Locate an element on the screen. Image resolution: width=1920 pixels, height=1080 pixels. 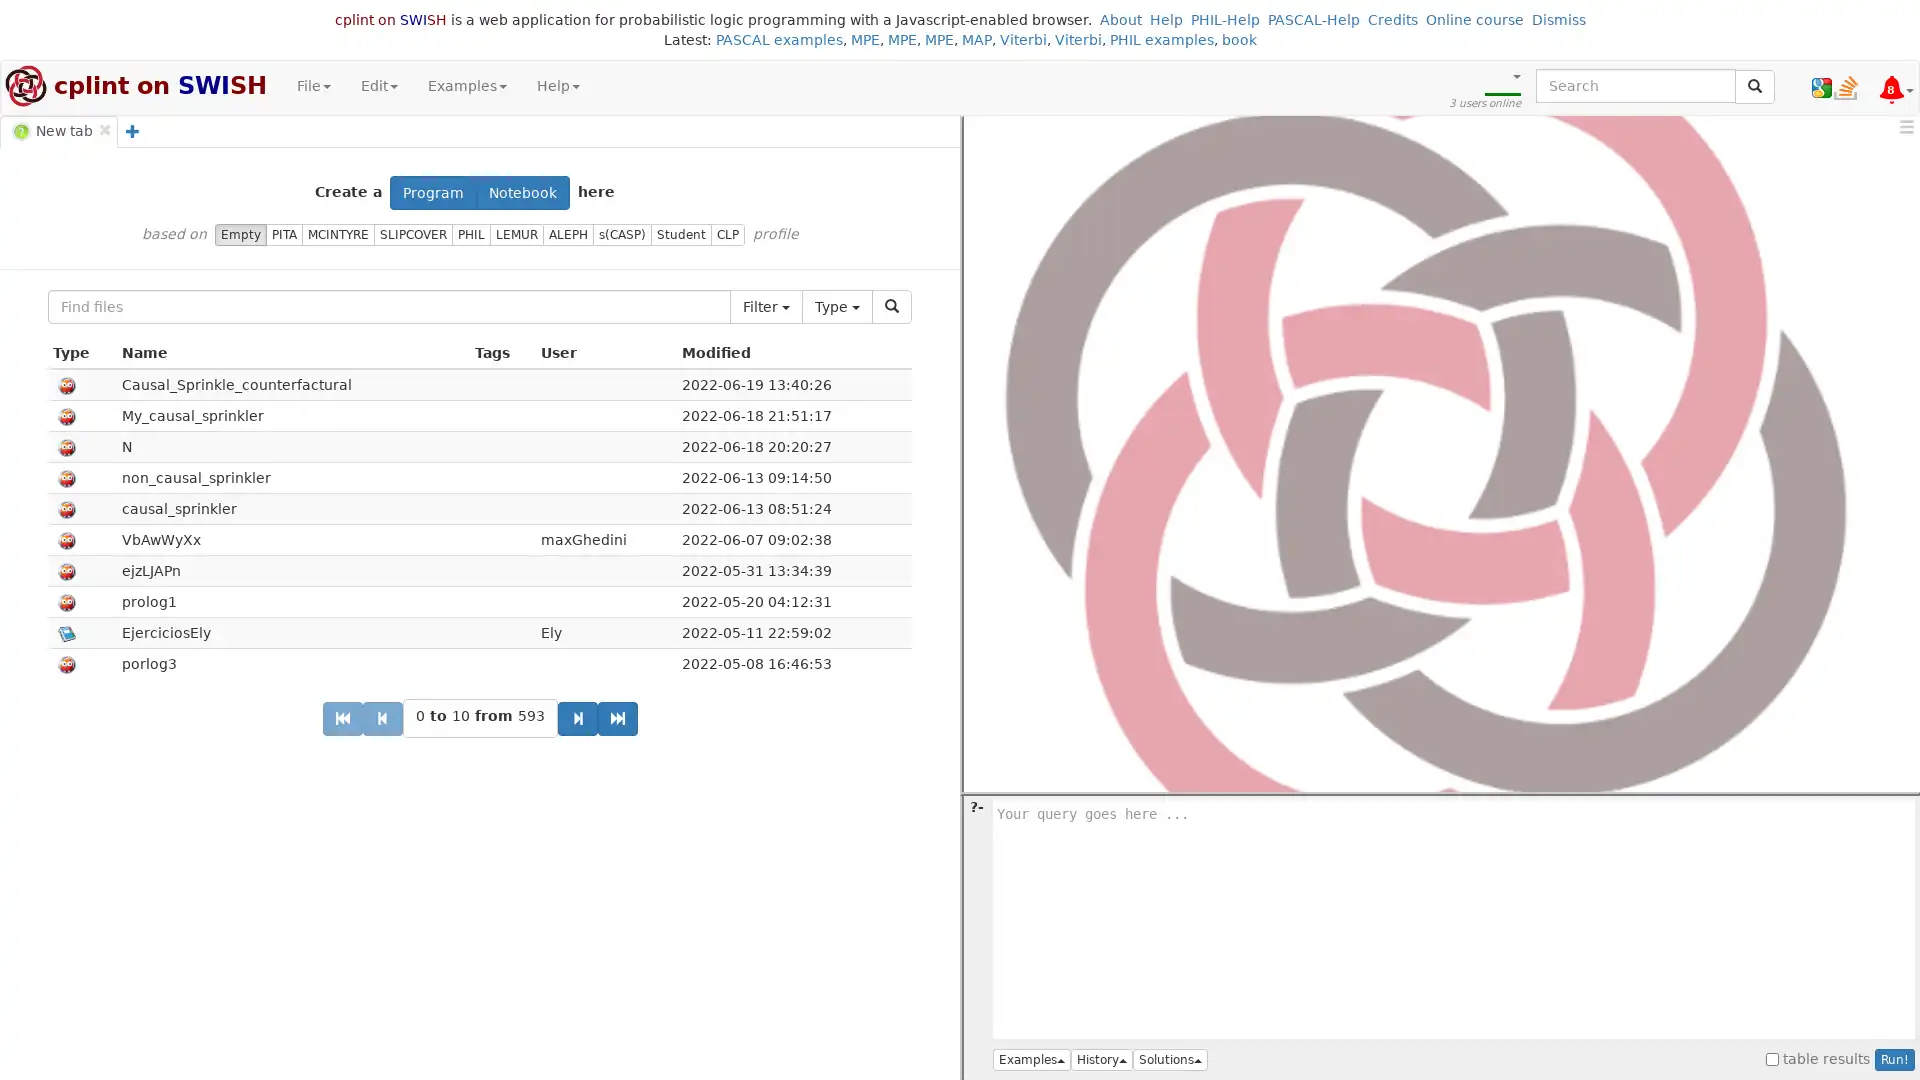
Solutions is located at coordinates (1170, 1059).